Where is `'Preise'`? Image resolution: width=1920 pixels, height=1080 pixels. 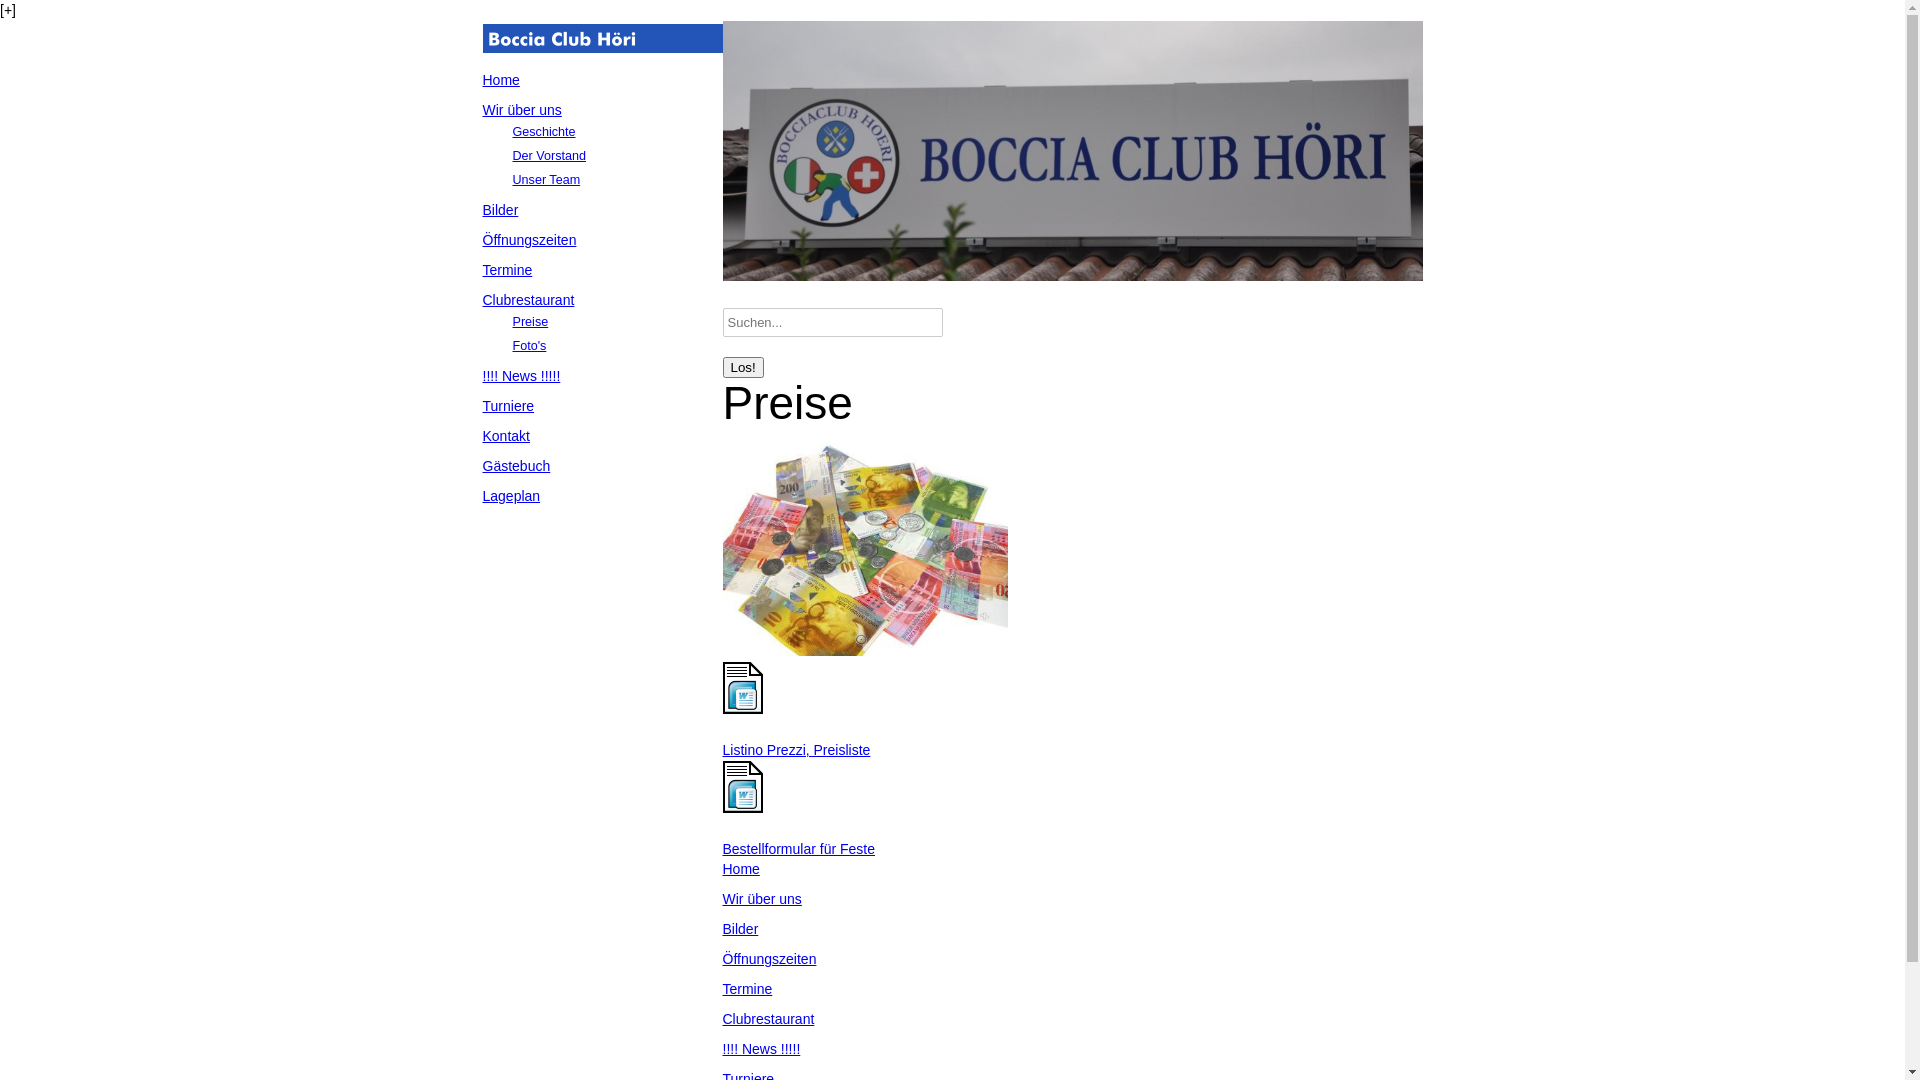
'Preise' is located at coordinates (529, 320).